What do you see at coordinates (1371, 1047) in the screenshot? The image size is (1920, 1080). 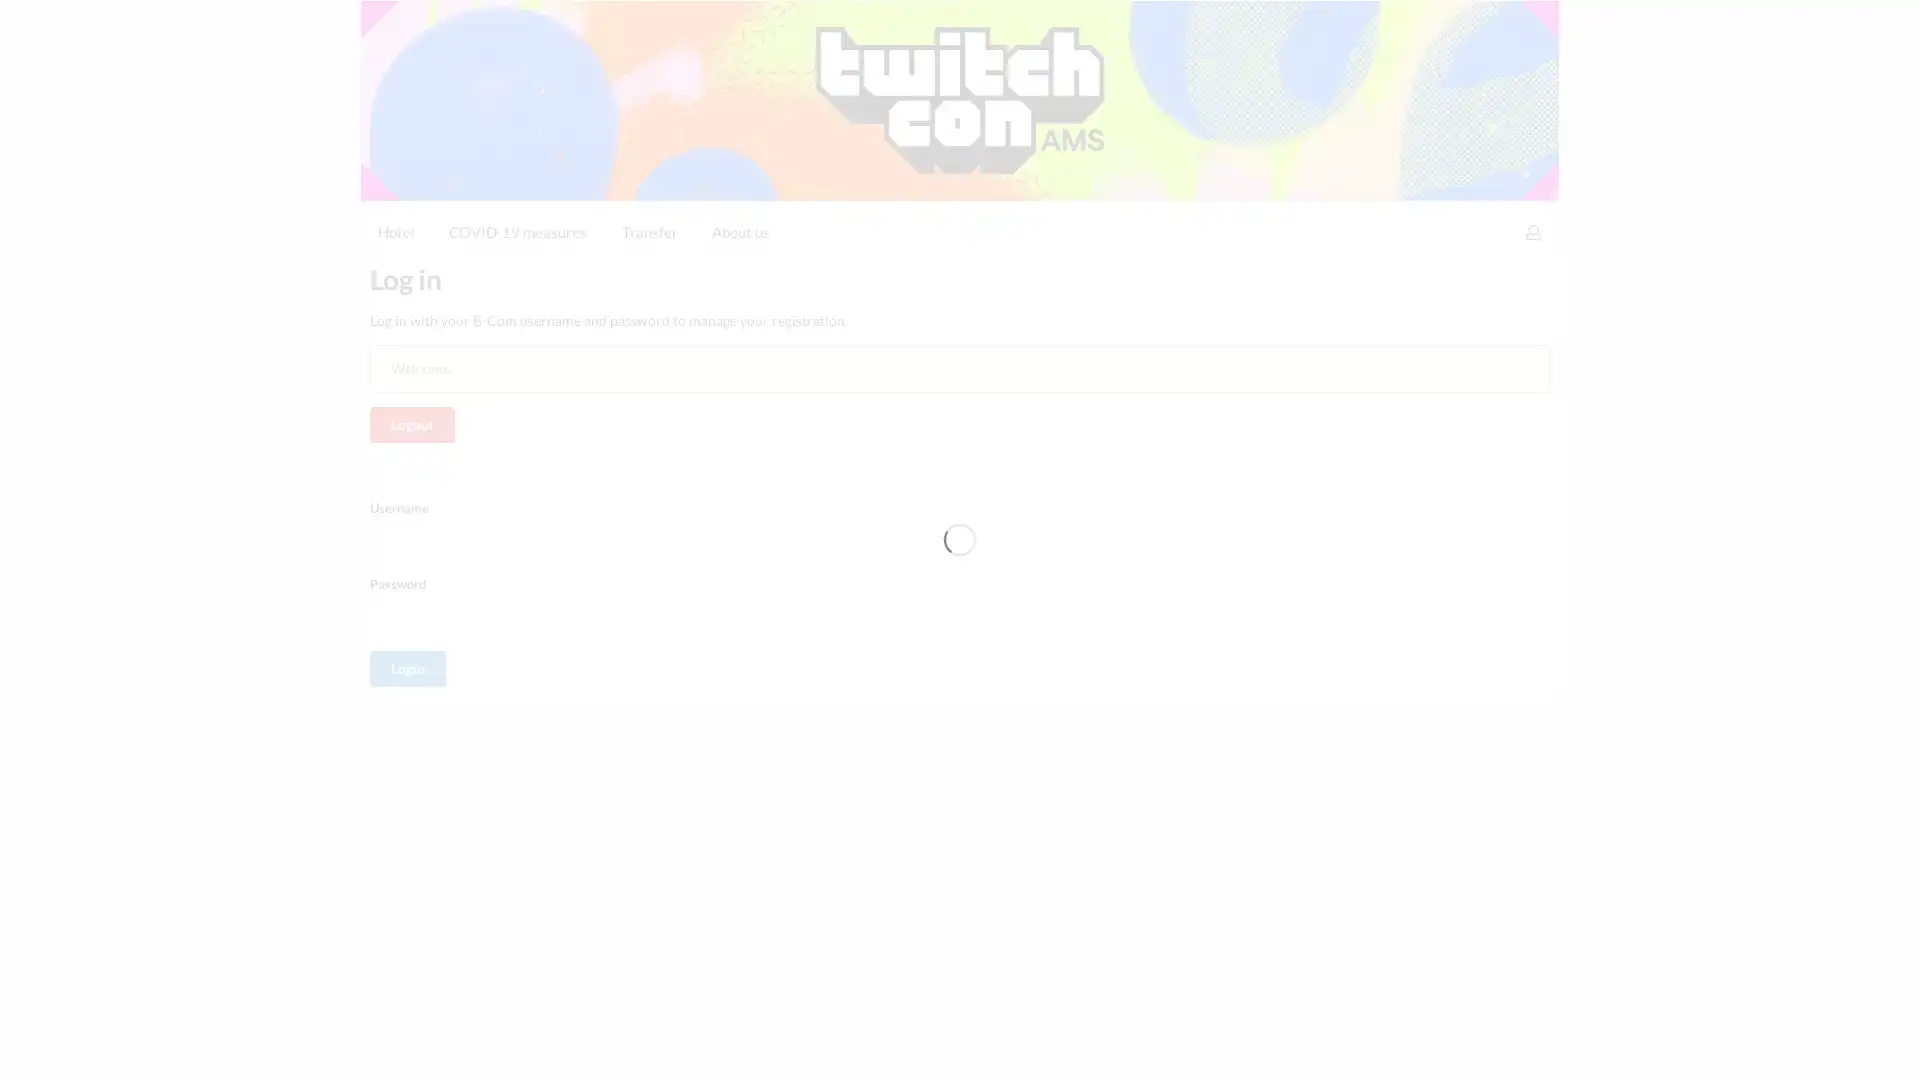 I see `Disable All` at bounding box center [1371, 1047].